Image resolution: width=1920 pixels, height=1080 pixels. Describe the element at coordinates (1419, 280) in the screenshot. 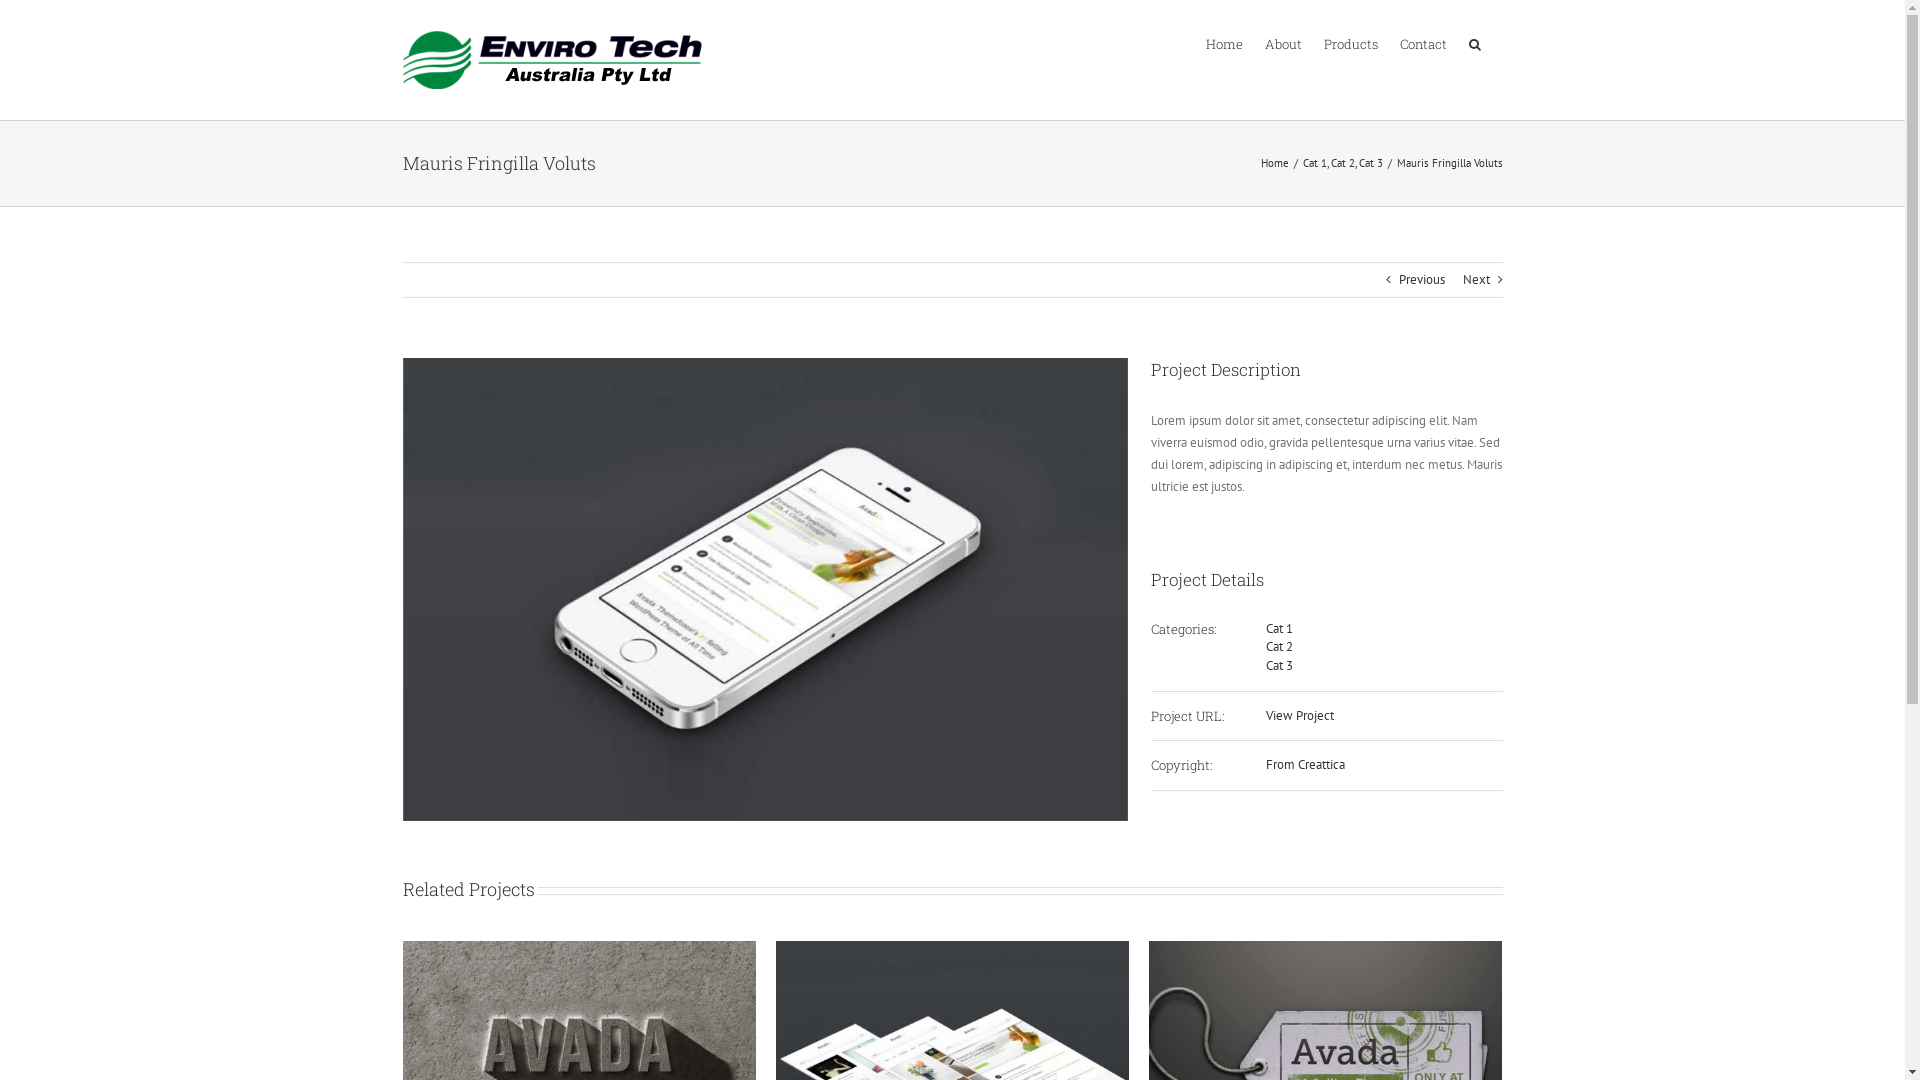

I see `'Previous'` at that location.